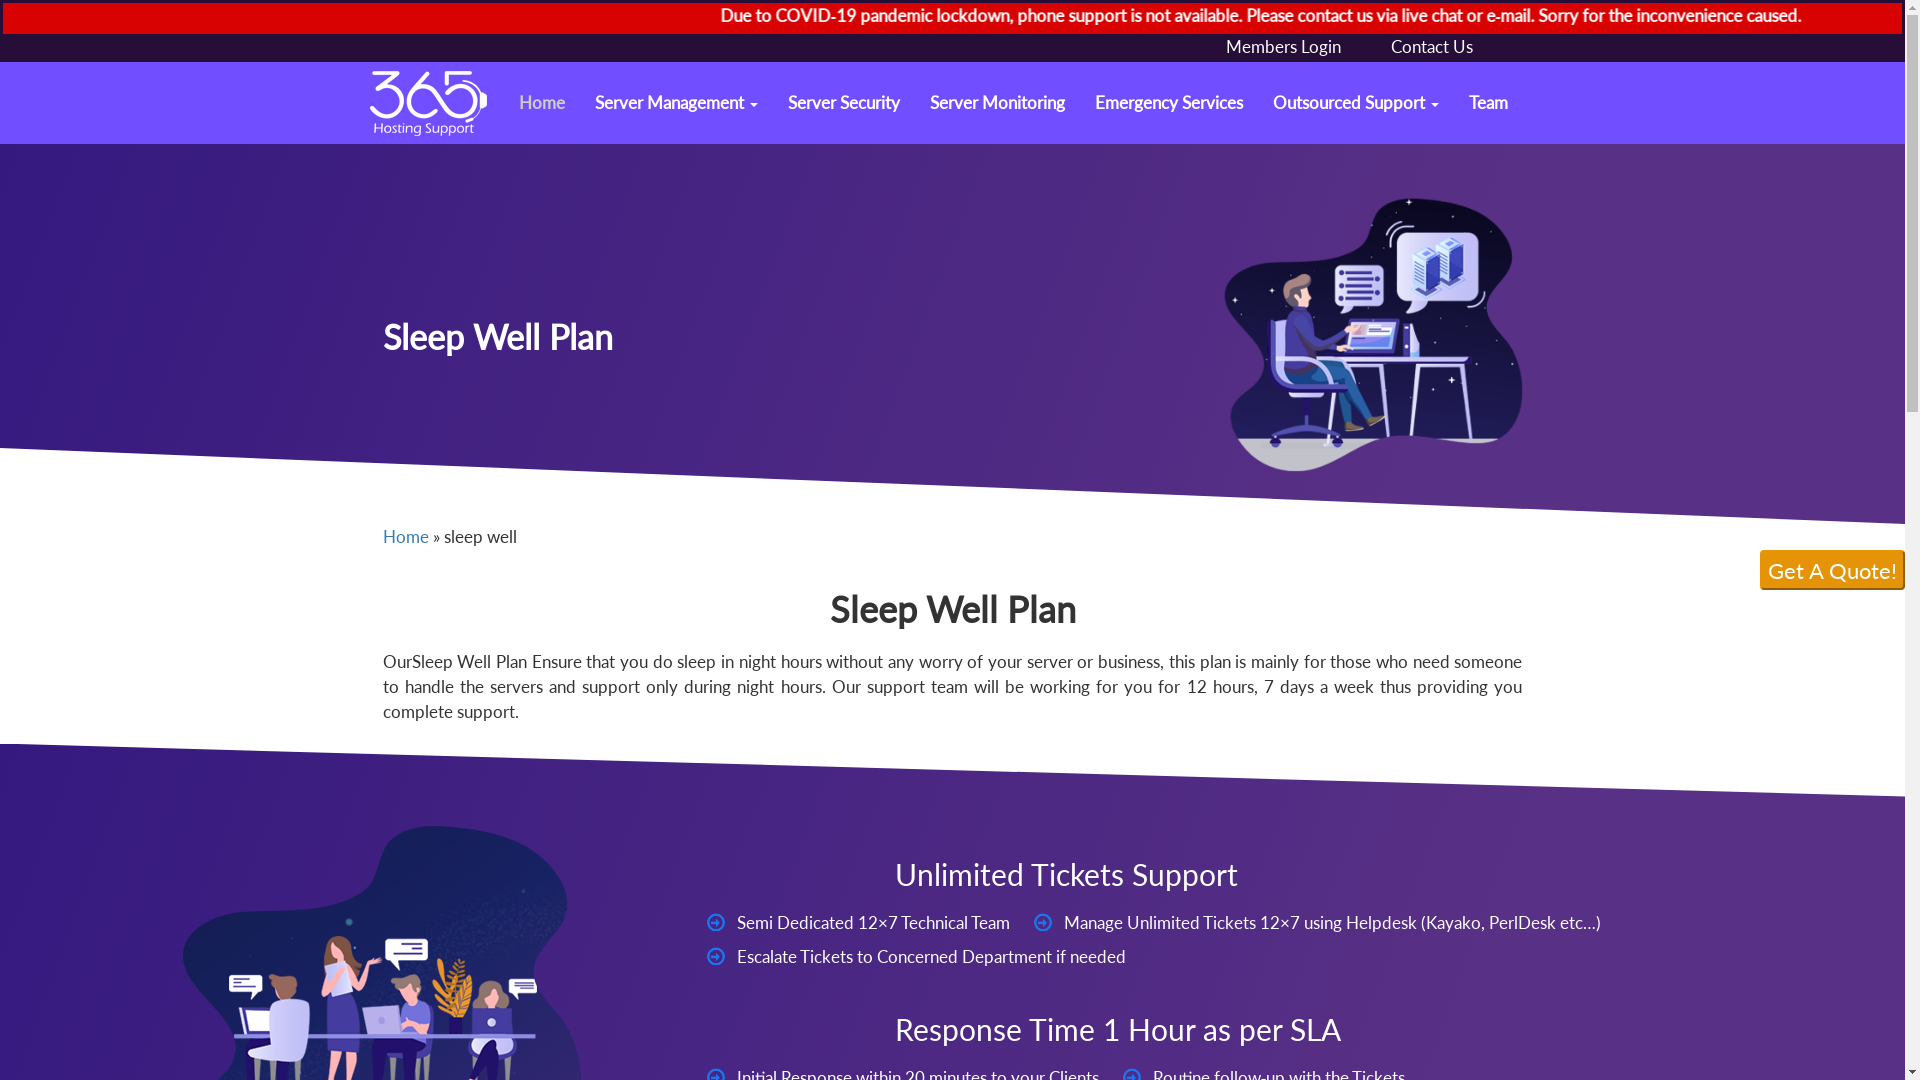 Image resolution: width=1920 pixels, height=1080 pixels. Describe the element at coordinates (676, 103) in the screenshot. I see `'Server Management'` at that location.